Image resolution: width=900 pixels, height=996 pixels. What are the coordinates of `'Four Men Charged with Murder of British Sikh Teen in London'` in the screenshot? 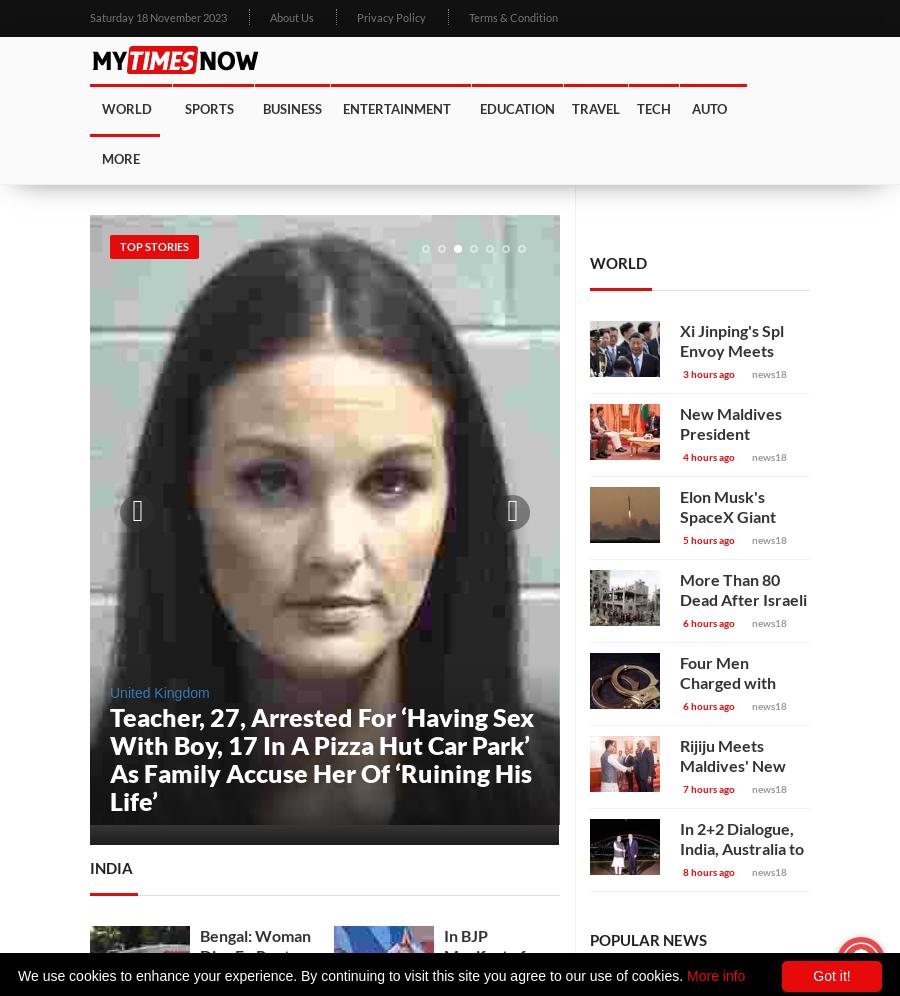 It's located at (679, 701).